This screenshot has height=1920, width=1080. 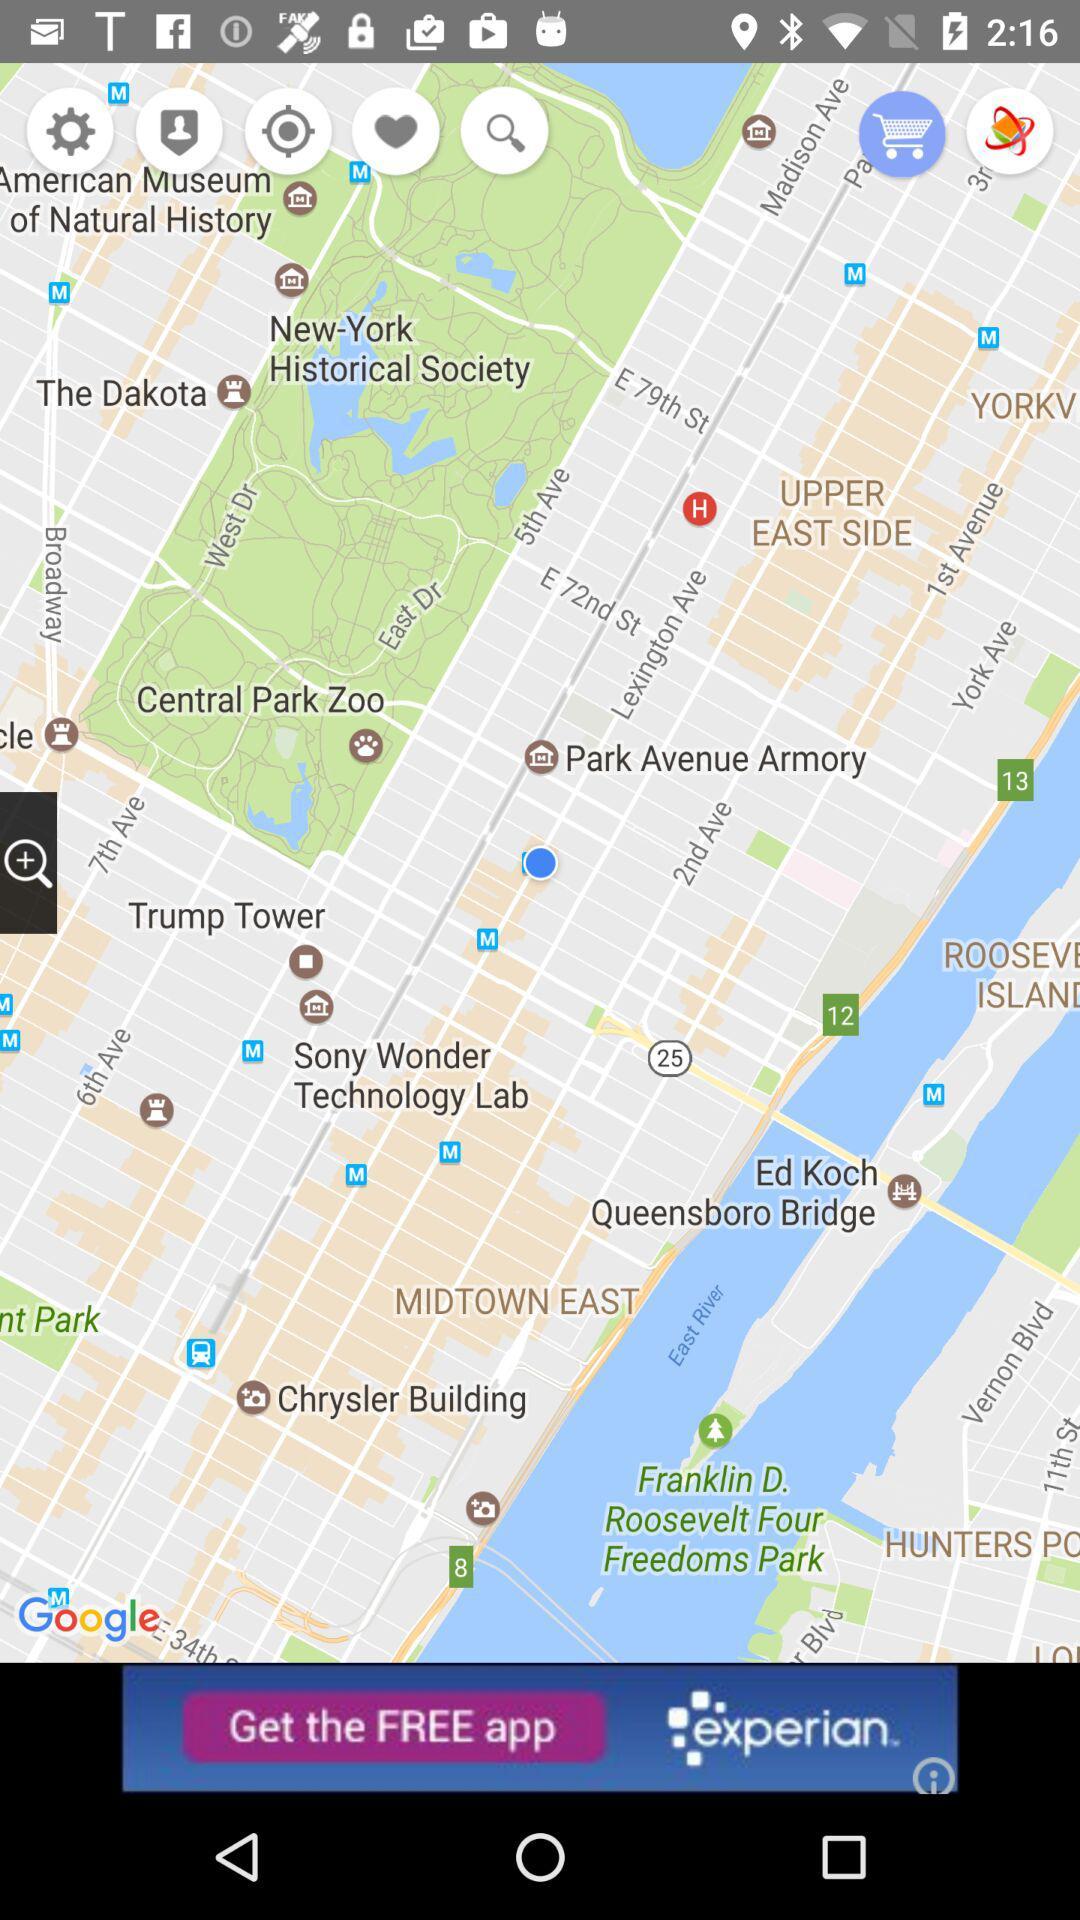 What do you see at coordinates (499, 132) in the screenshot?
I see `the search icon` at bounding box center [499, 132].